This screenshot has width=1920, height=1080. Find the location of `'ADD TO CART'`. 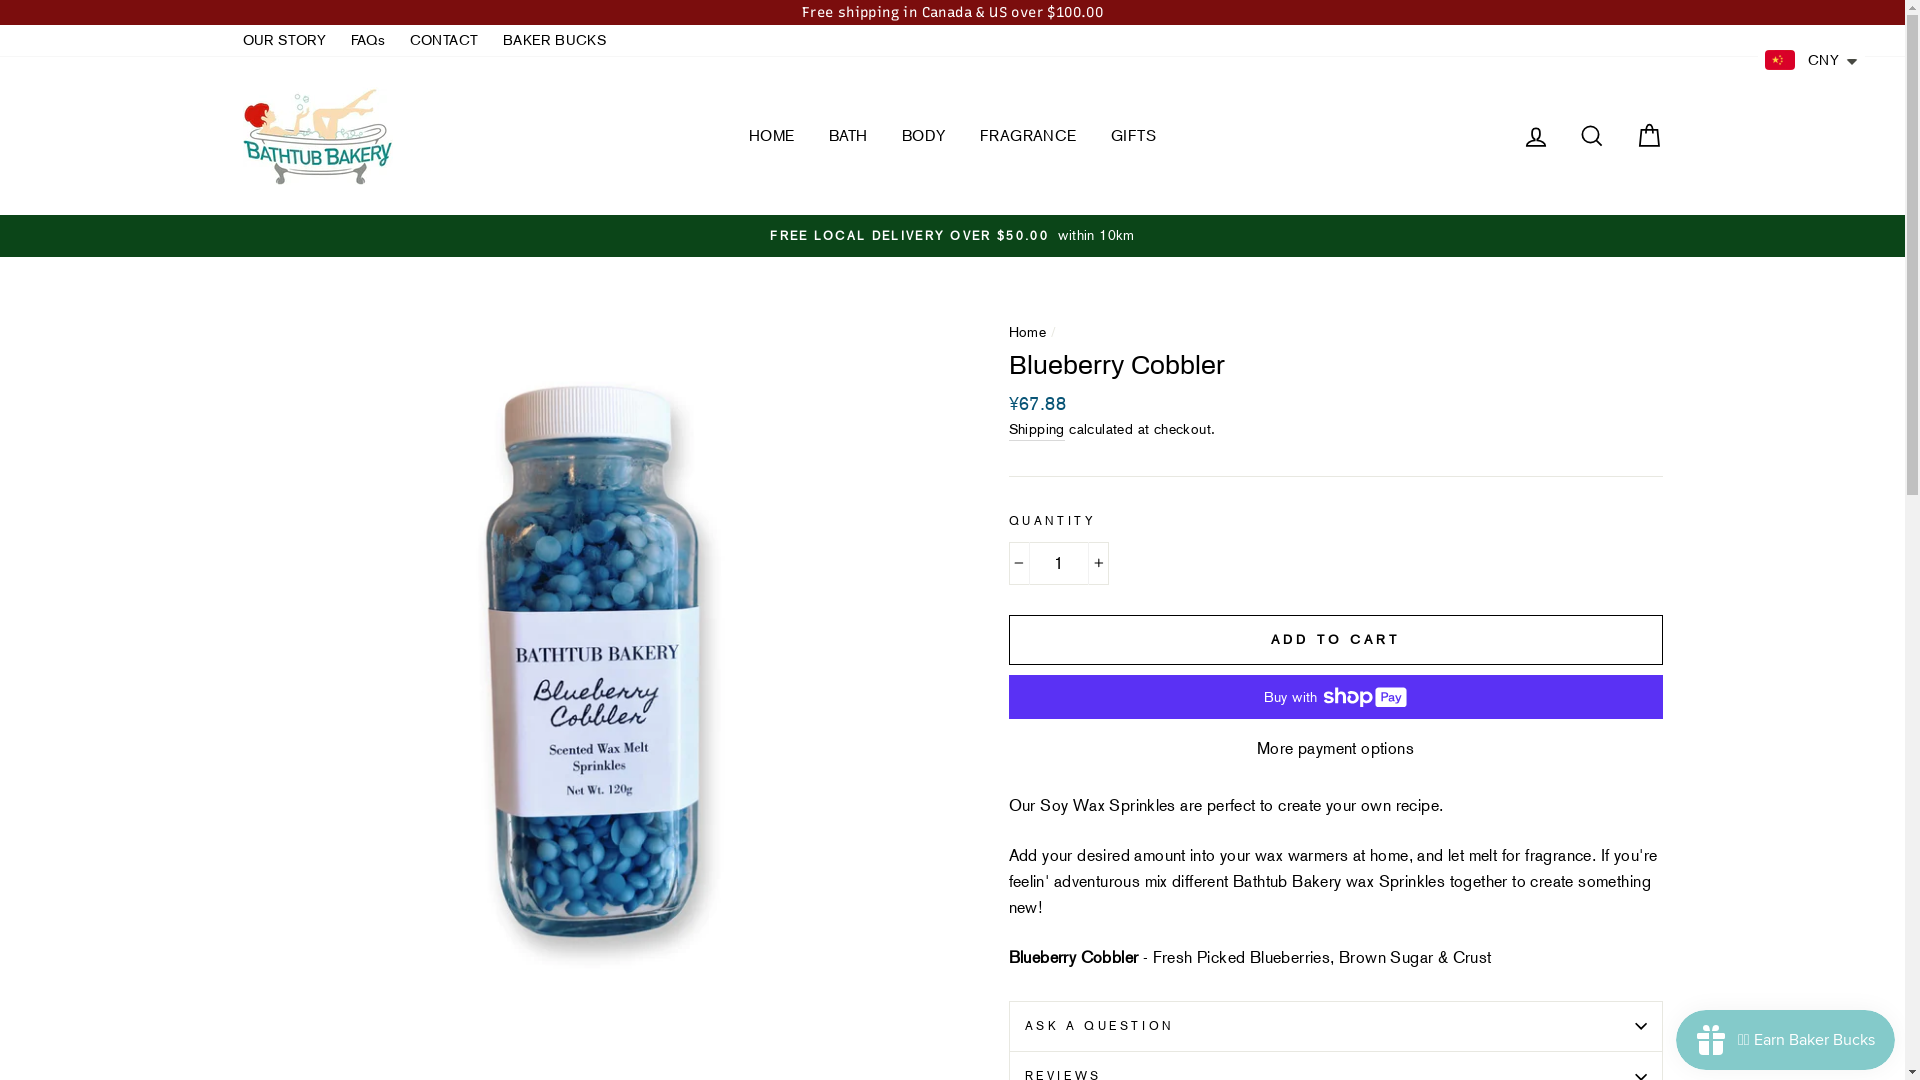

'ADD TO CART' is located at coordinates (1334, 640).